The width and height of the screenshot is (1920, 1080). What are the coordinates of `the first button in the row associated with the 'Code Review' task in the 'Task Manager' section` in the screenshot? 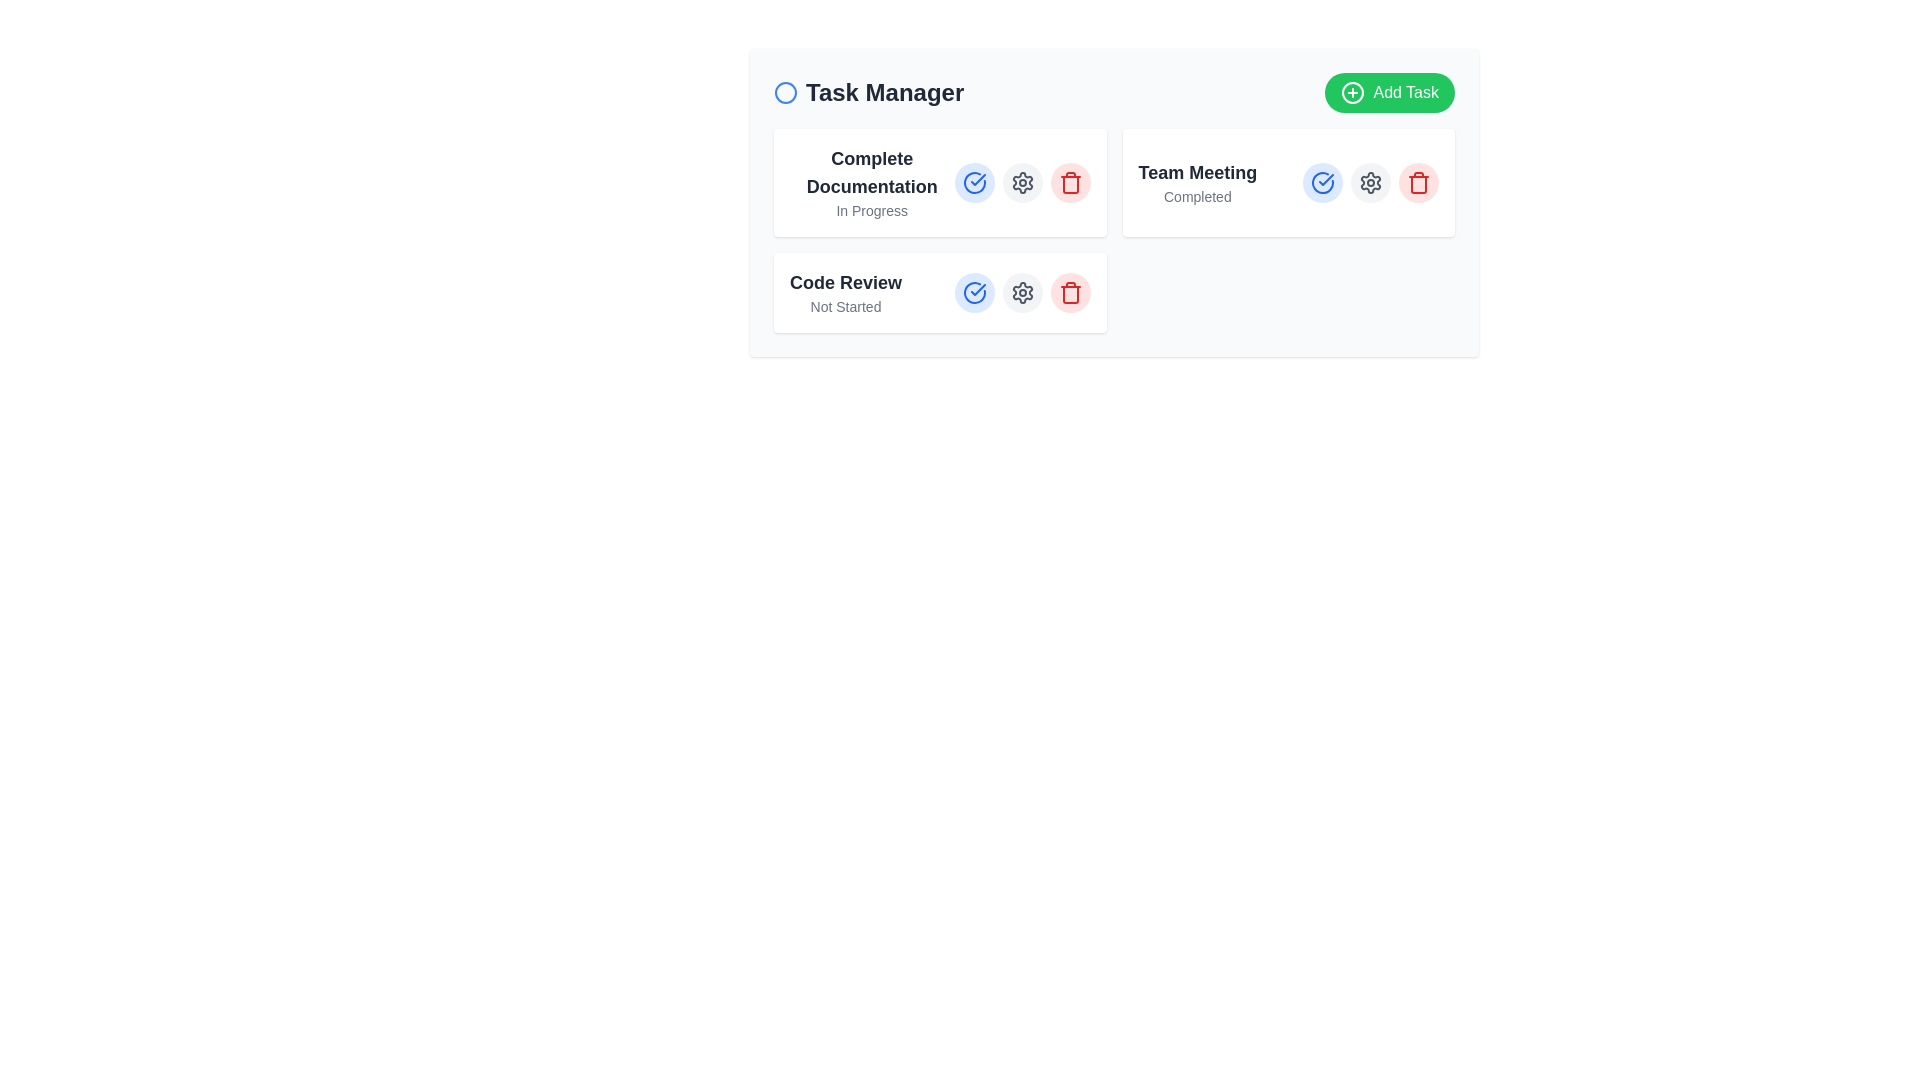 It's located at (974, 293).